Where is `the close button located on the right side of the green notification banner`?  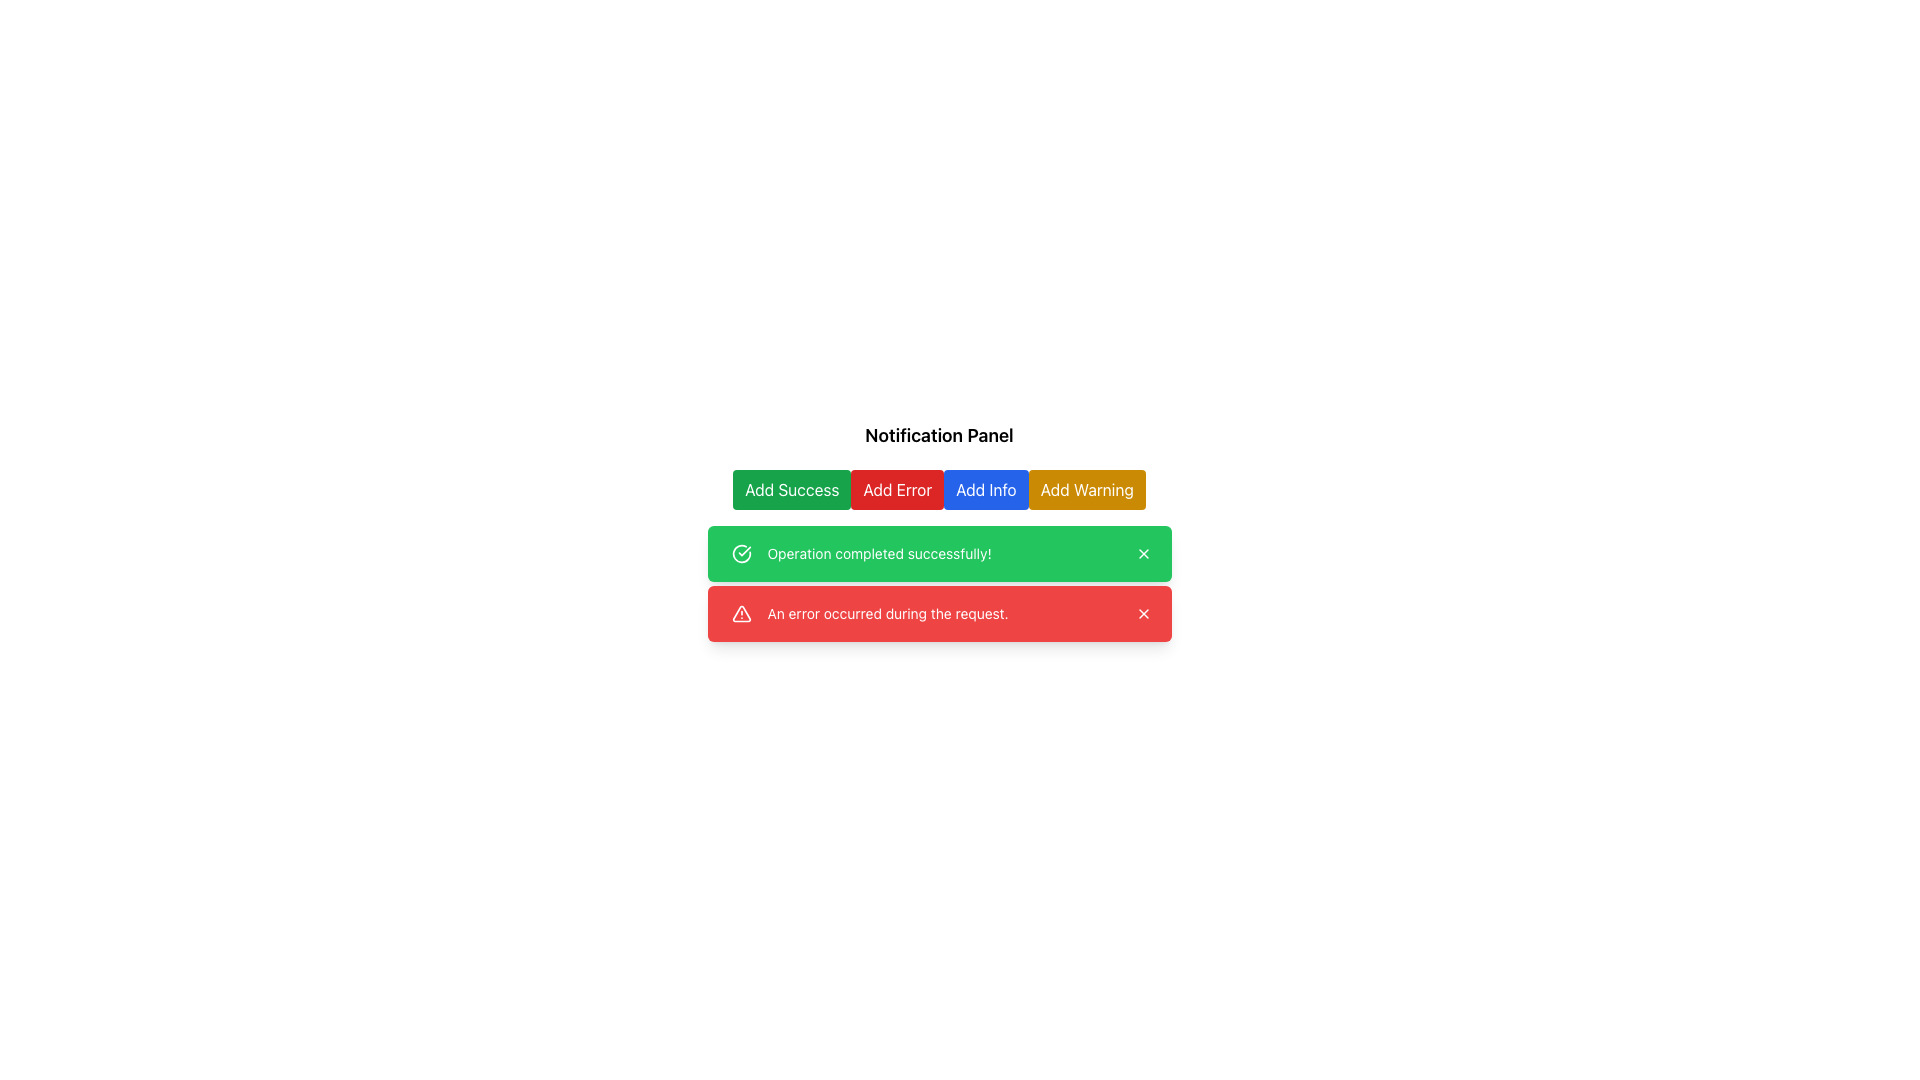
the close button located on the right side of the green notification banner is located at coordinates (1143, 554).